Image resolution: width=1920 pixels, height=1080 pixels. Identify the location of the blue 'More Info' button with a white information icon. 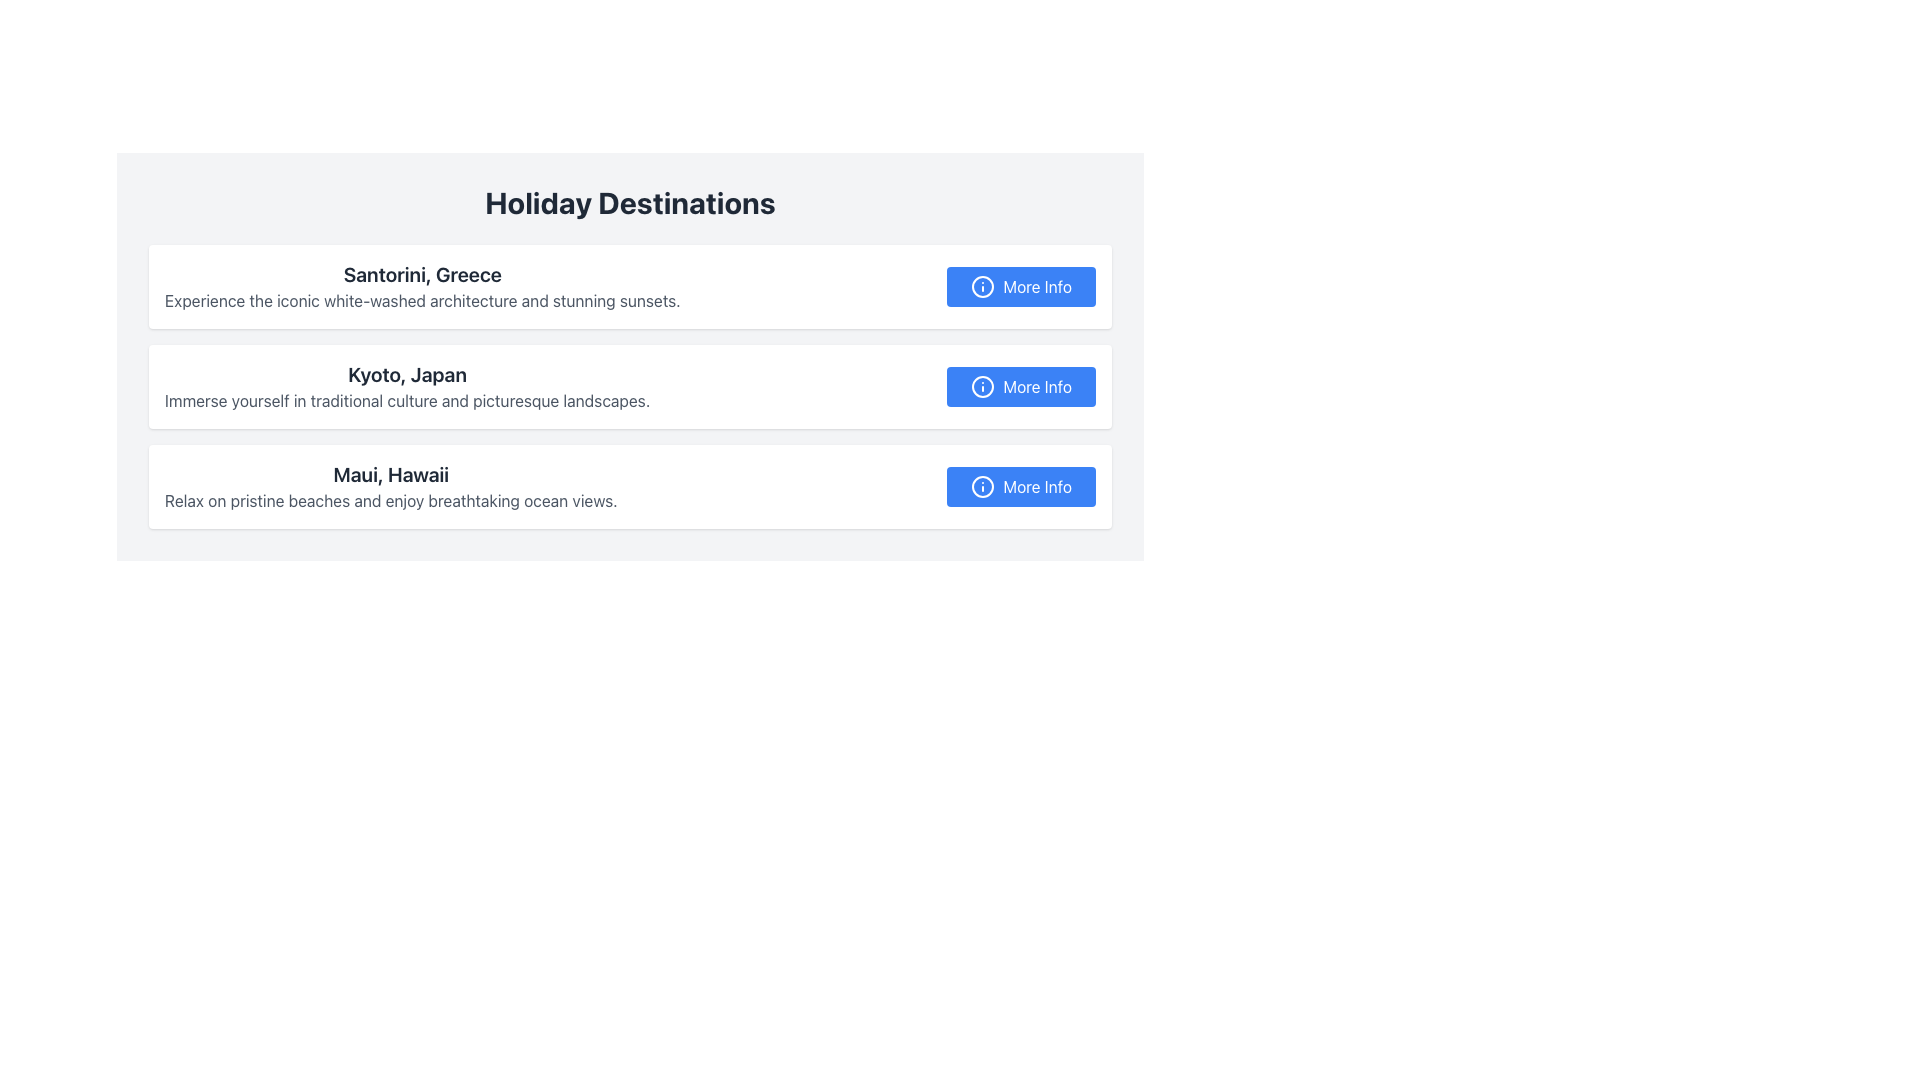
(1021, 486).